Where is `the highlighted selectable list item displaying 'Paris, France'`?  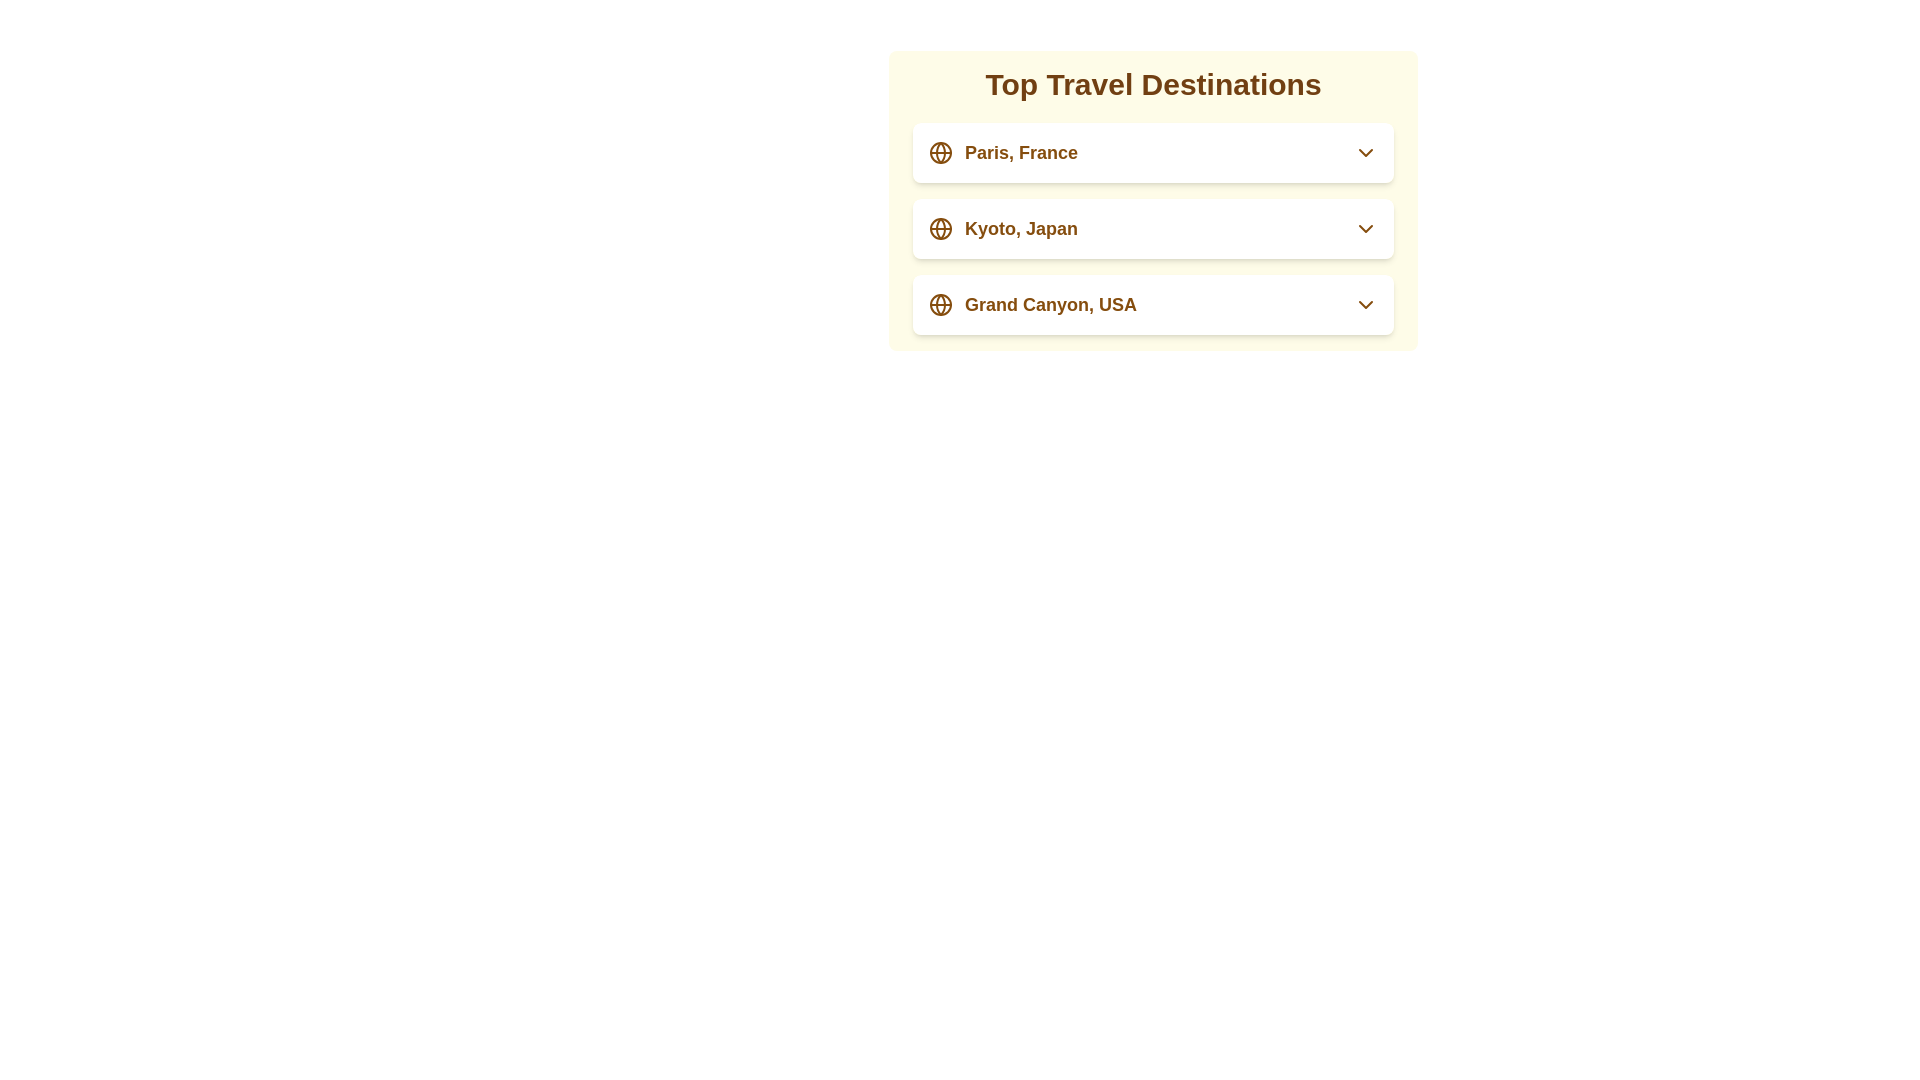 the highlighted selectable list item displaying 'Paris, France' is located at coordinates (1153, 152).